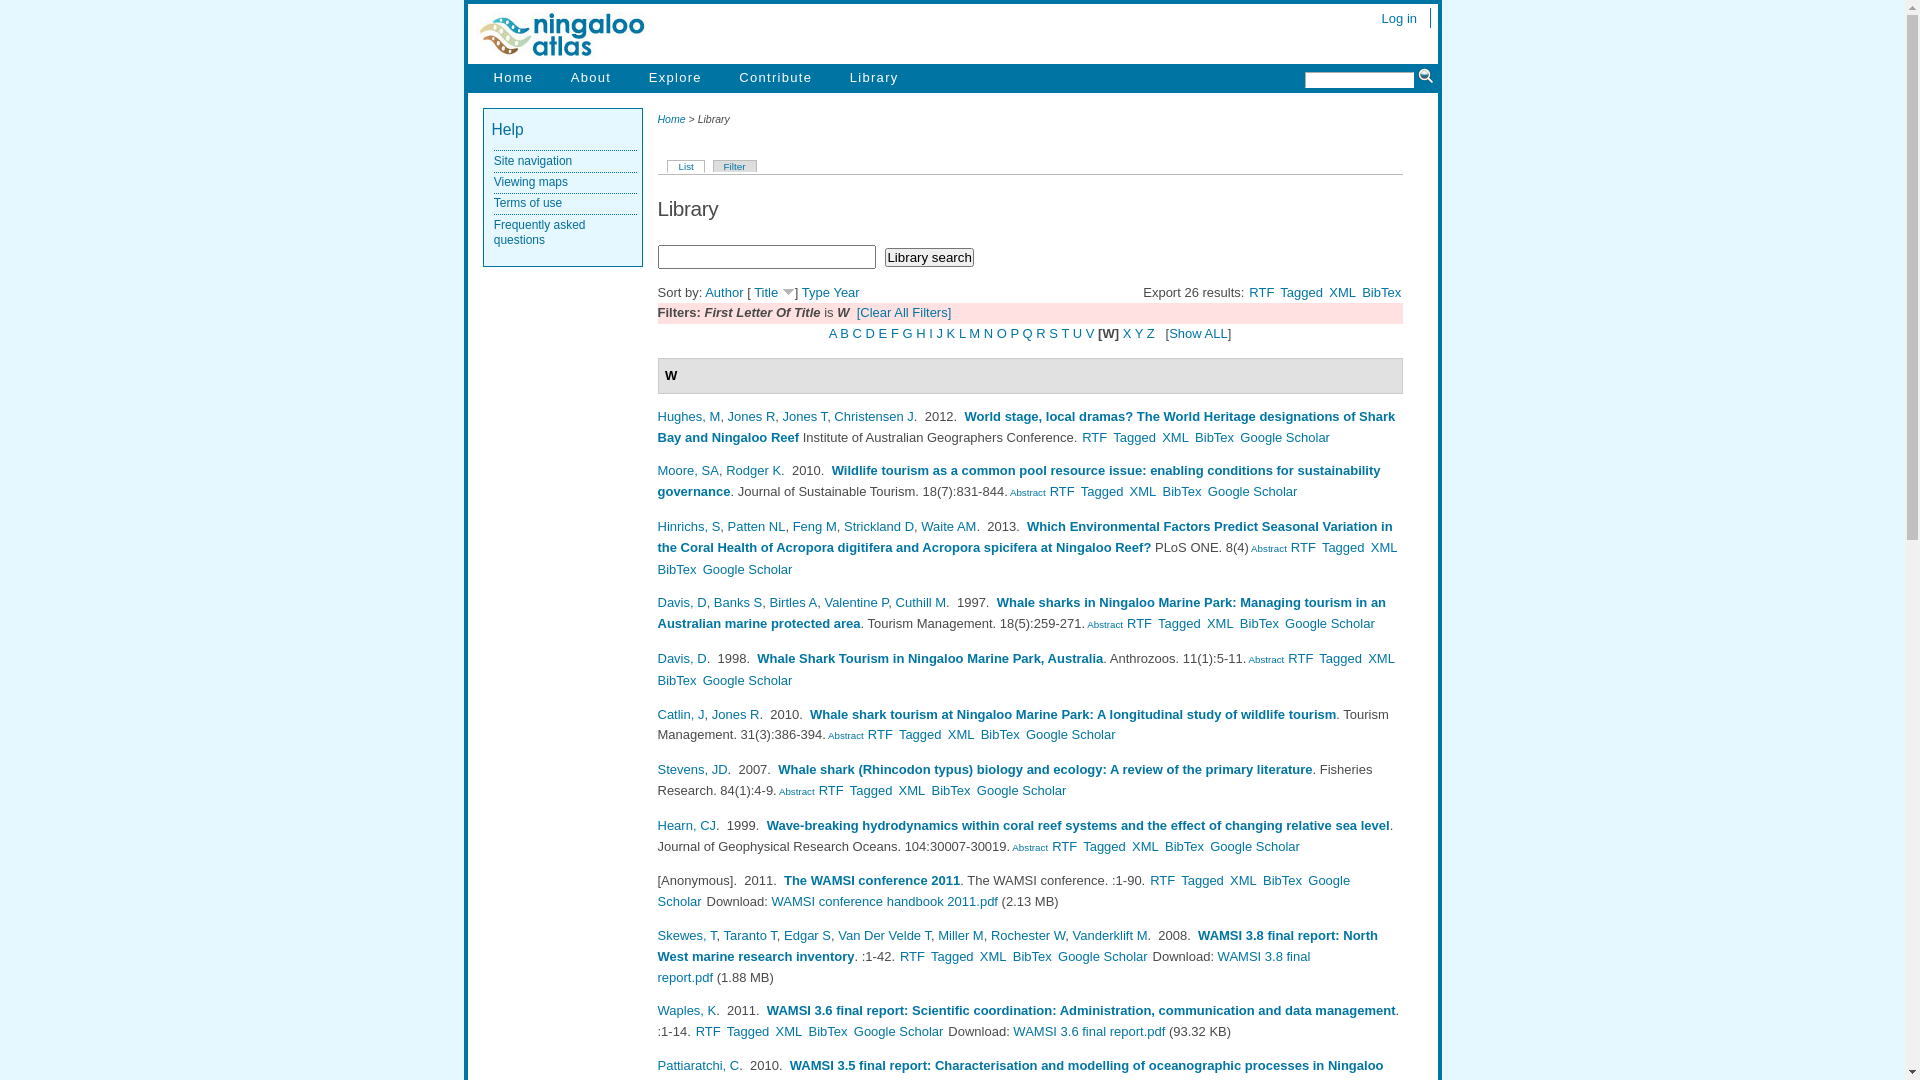  Describe the element at coordinates (752, 470) in the screenshot. I see `'Rodger K'` at that location.